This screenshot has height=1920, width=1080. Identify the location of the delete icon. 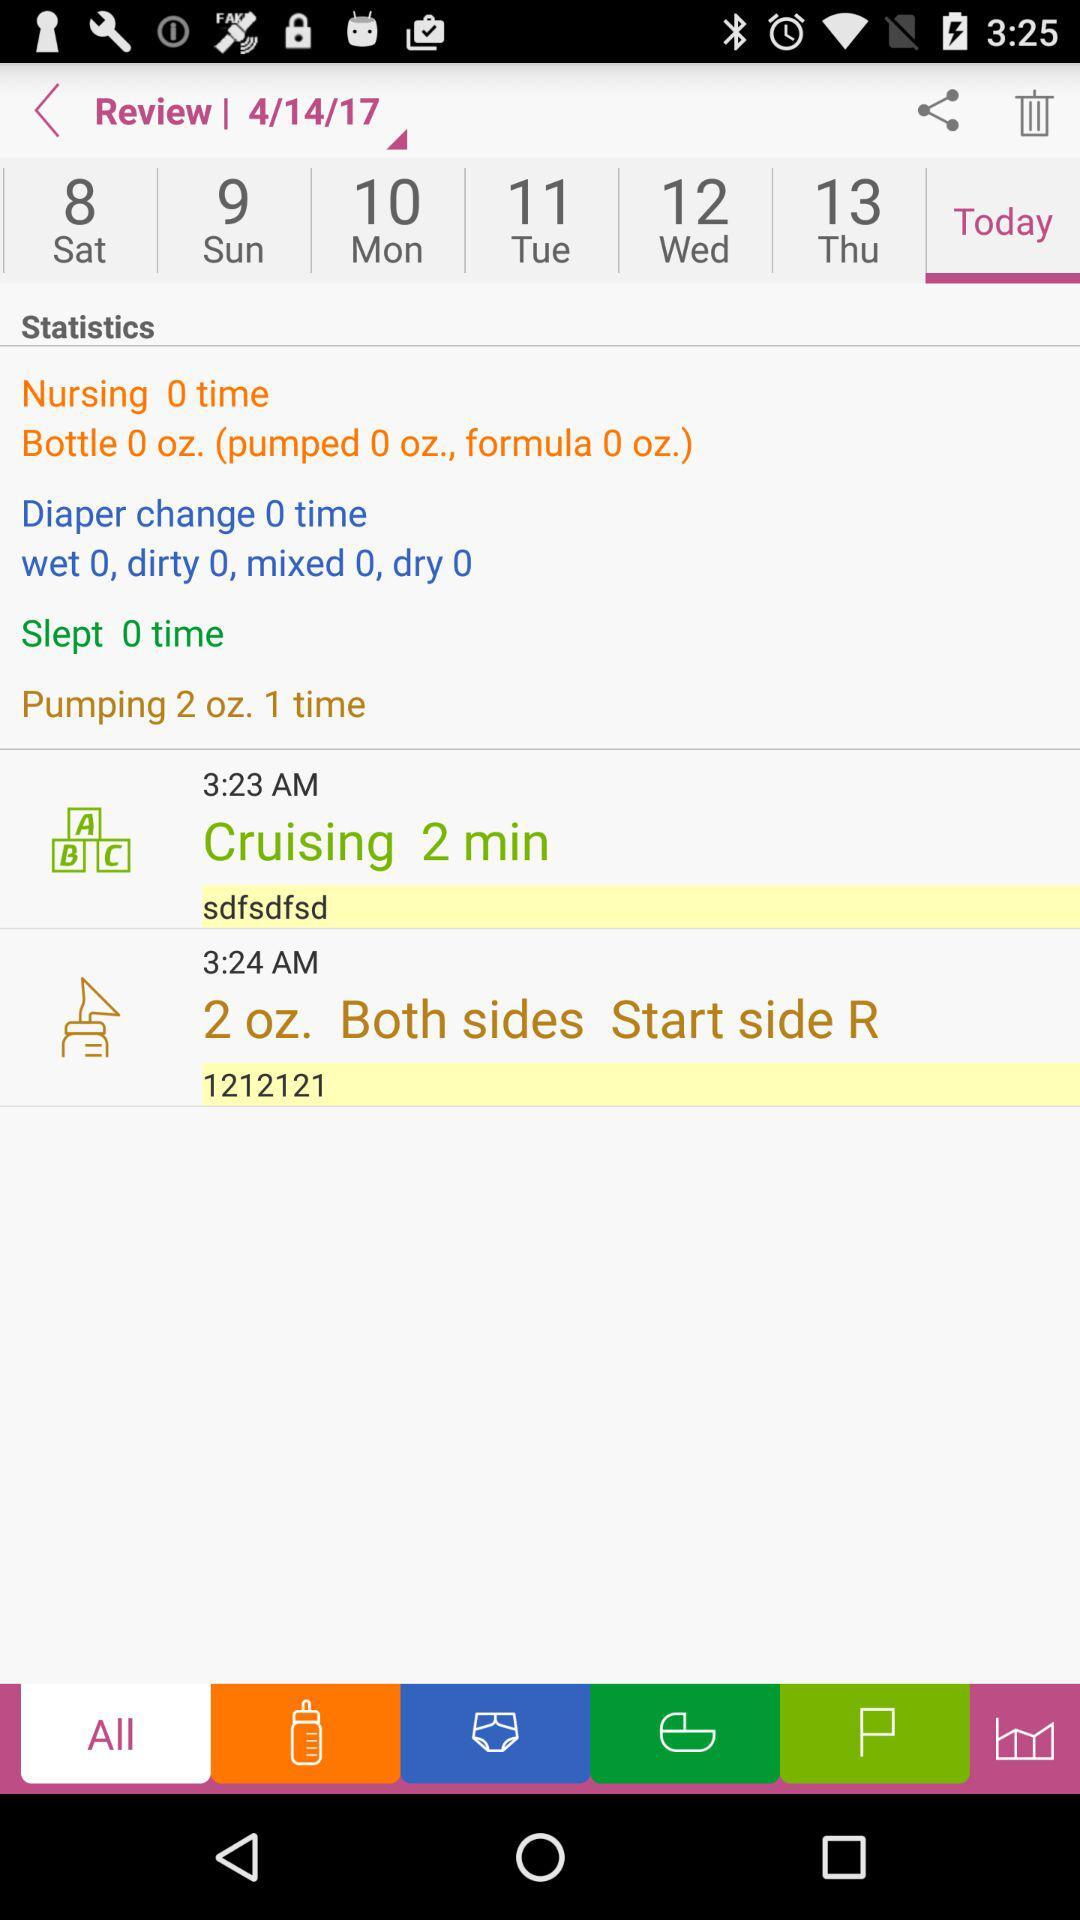
(1032, 117).